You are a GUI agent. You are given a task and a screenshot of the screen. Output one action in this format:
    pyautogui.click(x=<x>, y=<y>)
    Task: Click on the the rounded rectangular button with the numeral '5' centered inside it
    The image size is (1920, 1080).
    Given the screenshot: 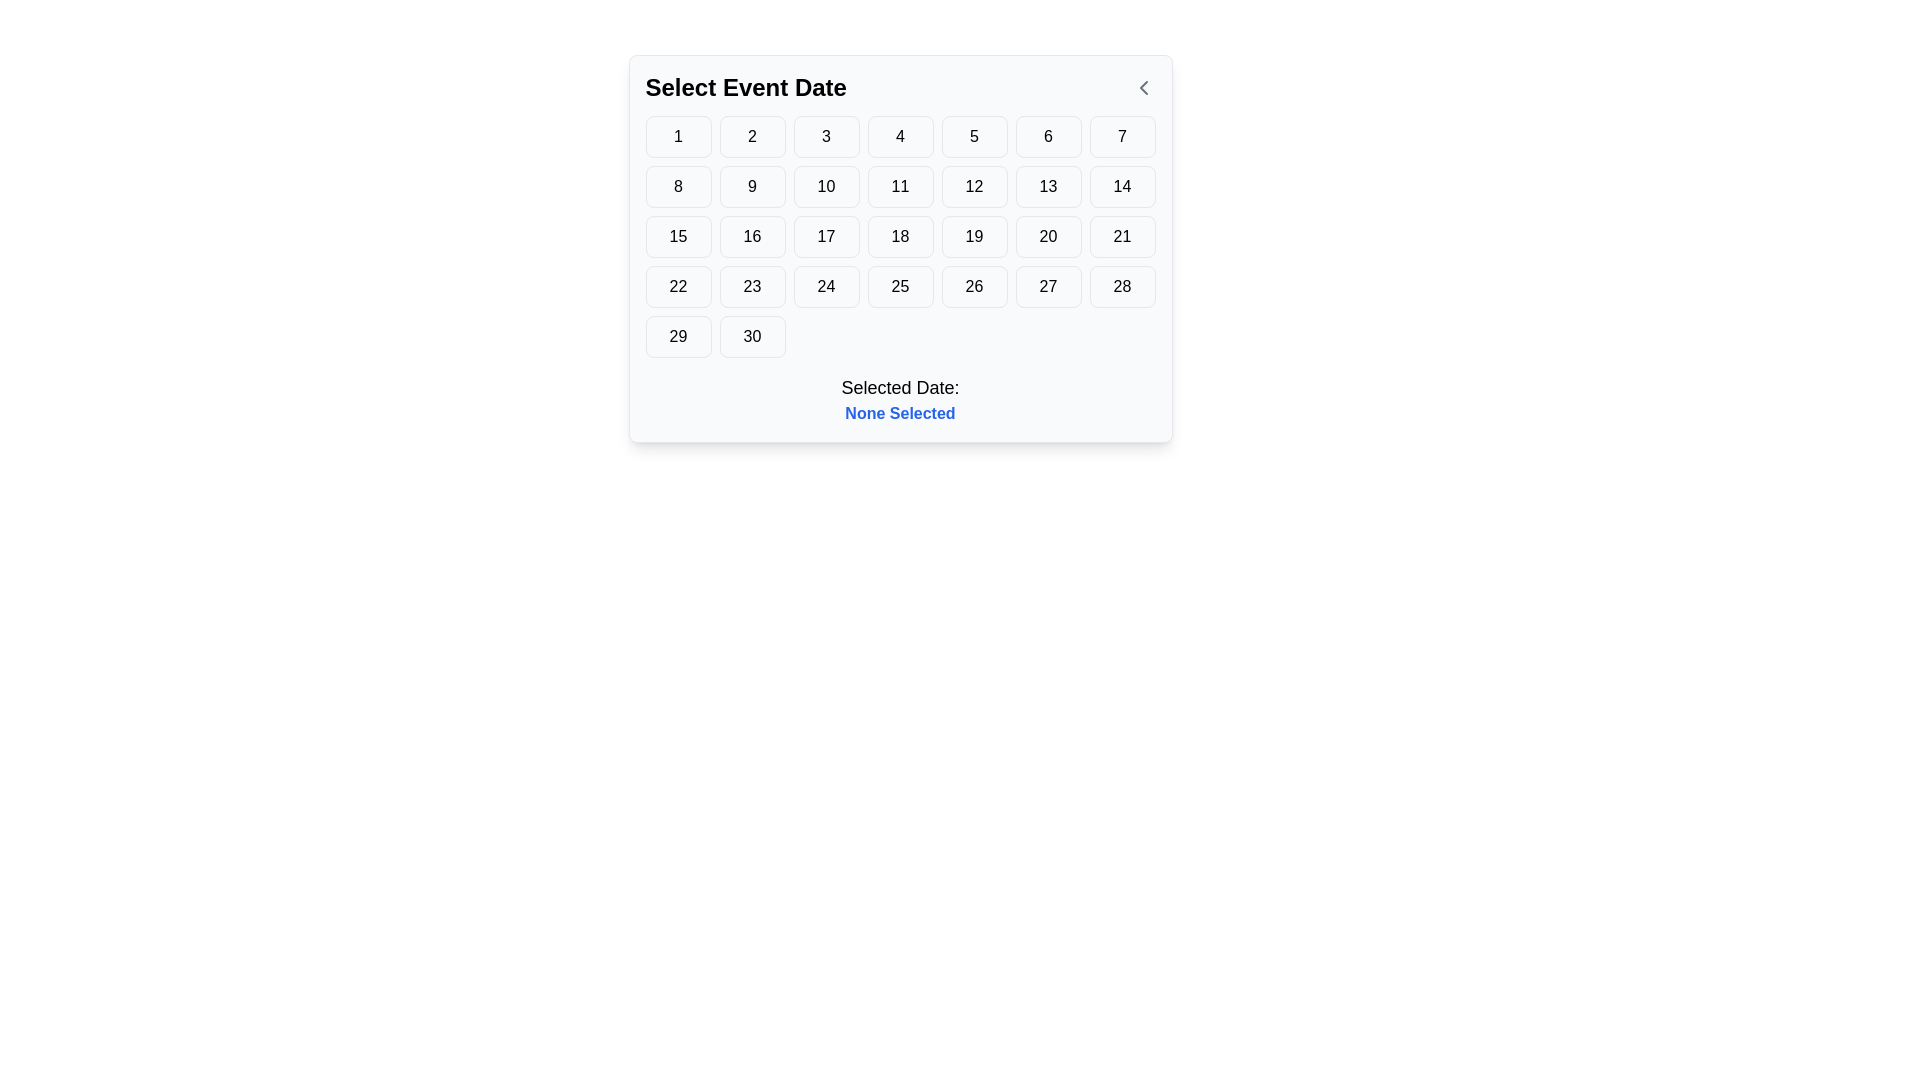 What is the action you would take?
    pyautogui.click(x=974, y=136)
    